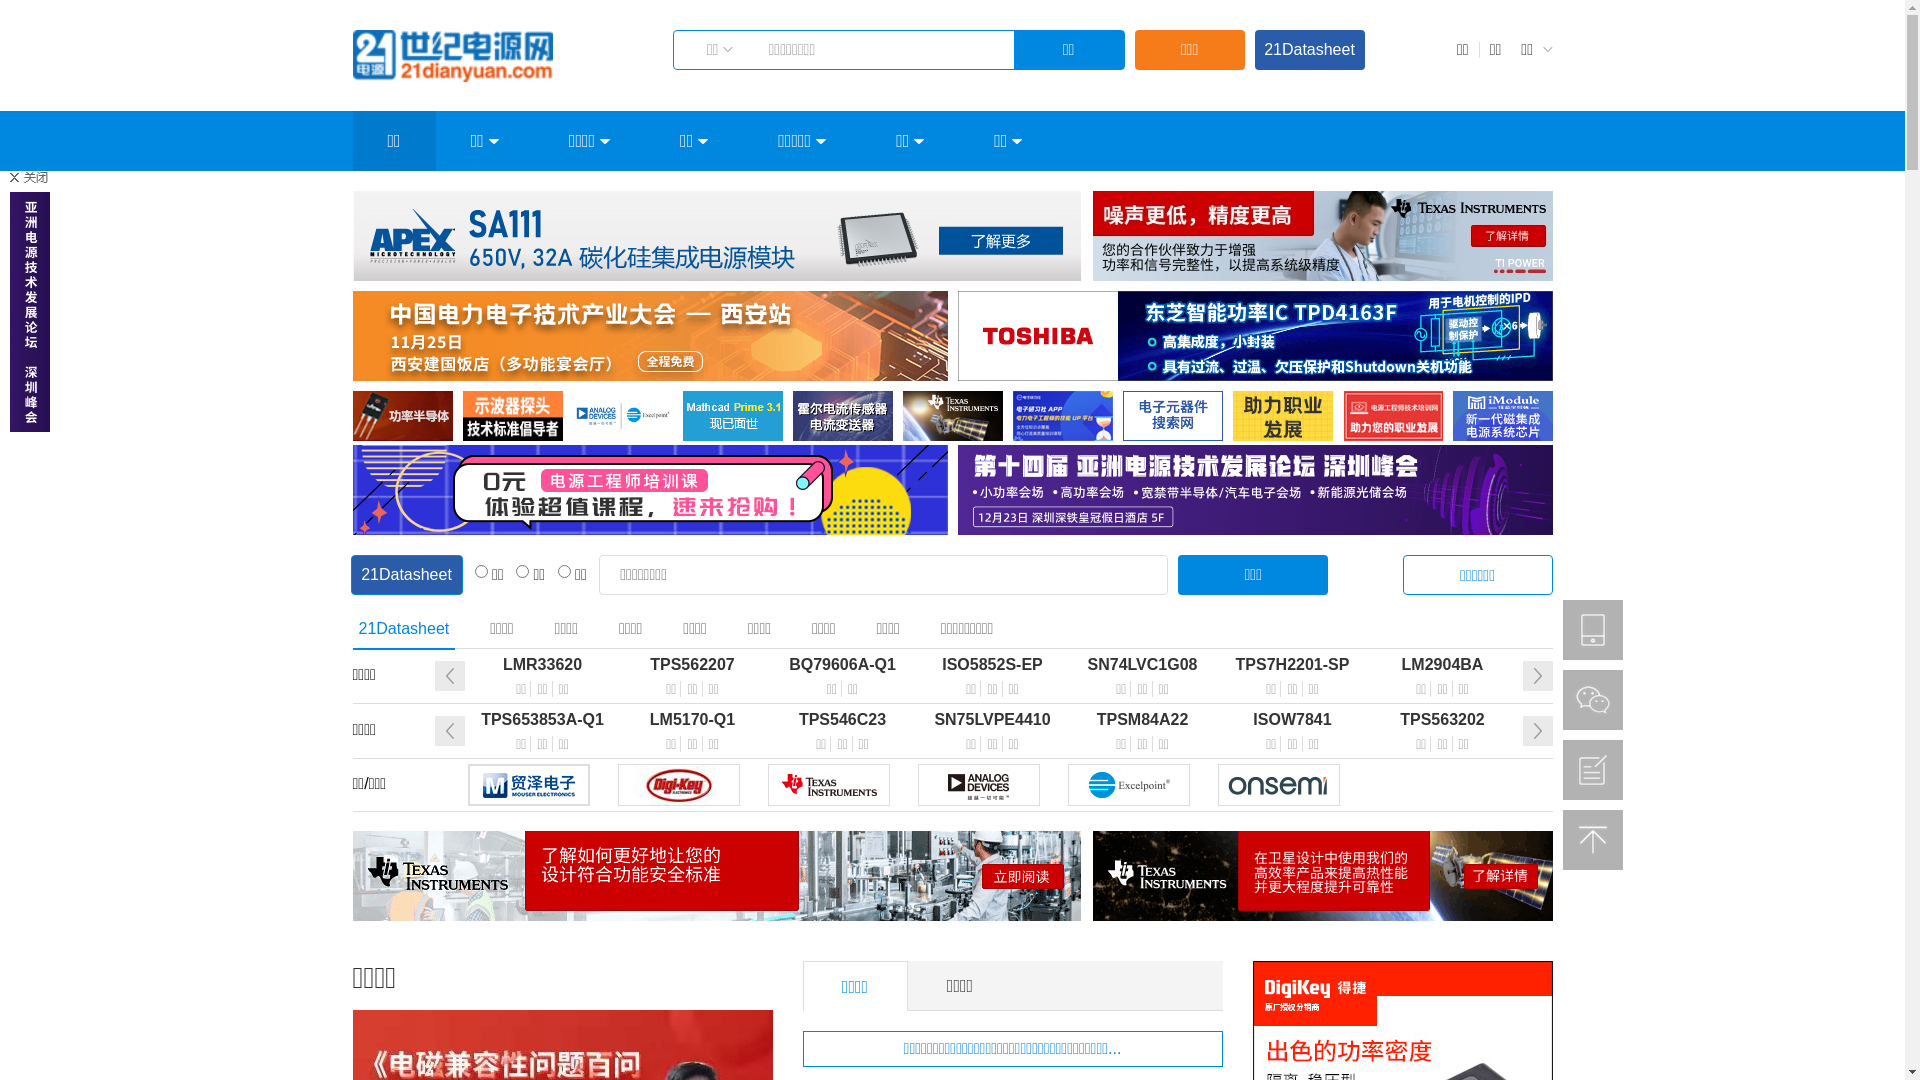  What do you see at coordinates (1443, 664) in the screenshot?
I see `'LM2904BA'` at bounding box center [1443, 664].